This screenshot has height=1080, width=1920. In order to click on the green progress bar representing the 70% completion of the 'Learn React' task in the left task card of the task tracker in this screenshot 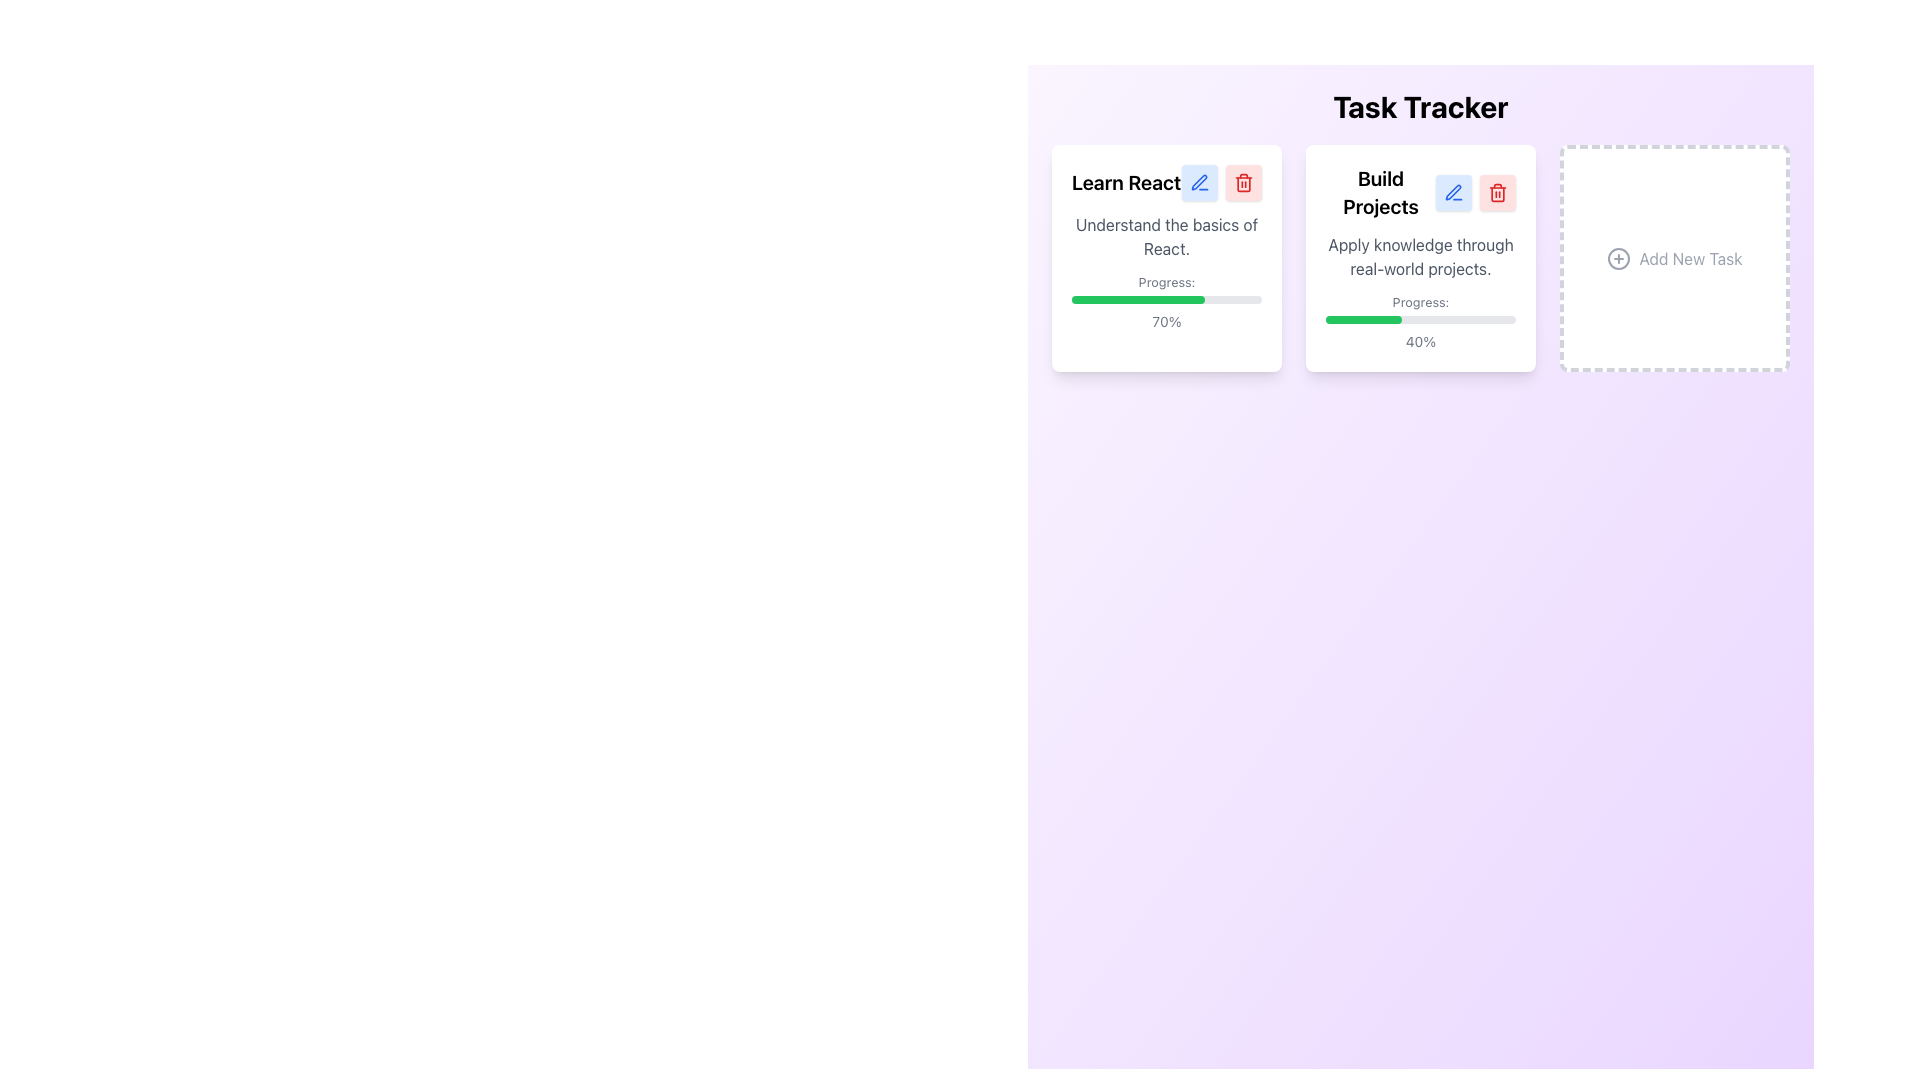, I will do `click(1138, 300)`.